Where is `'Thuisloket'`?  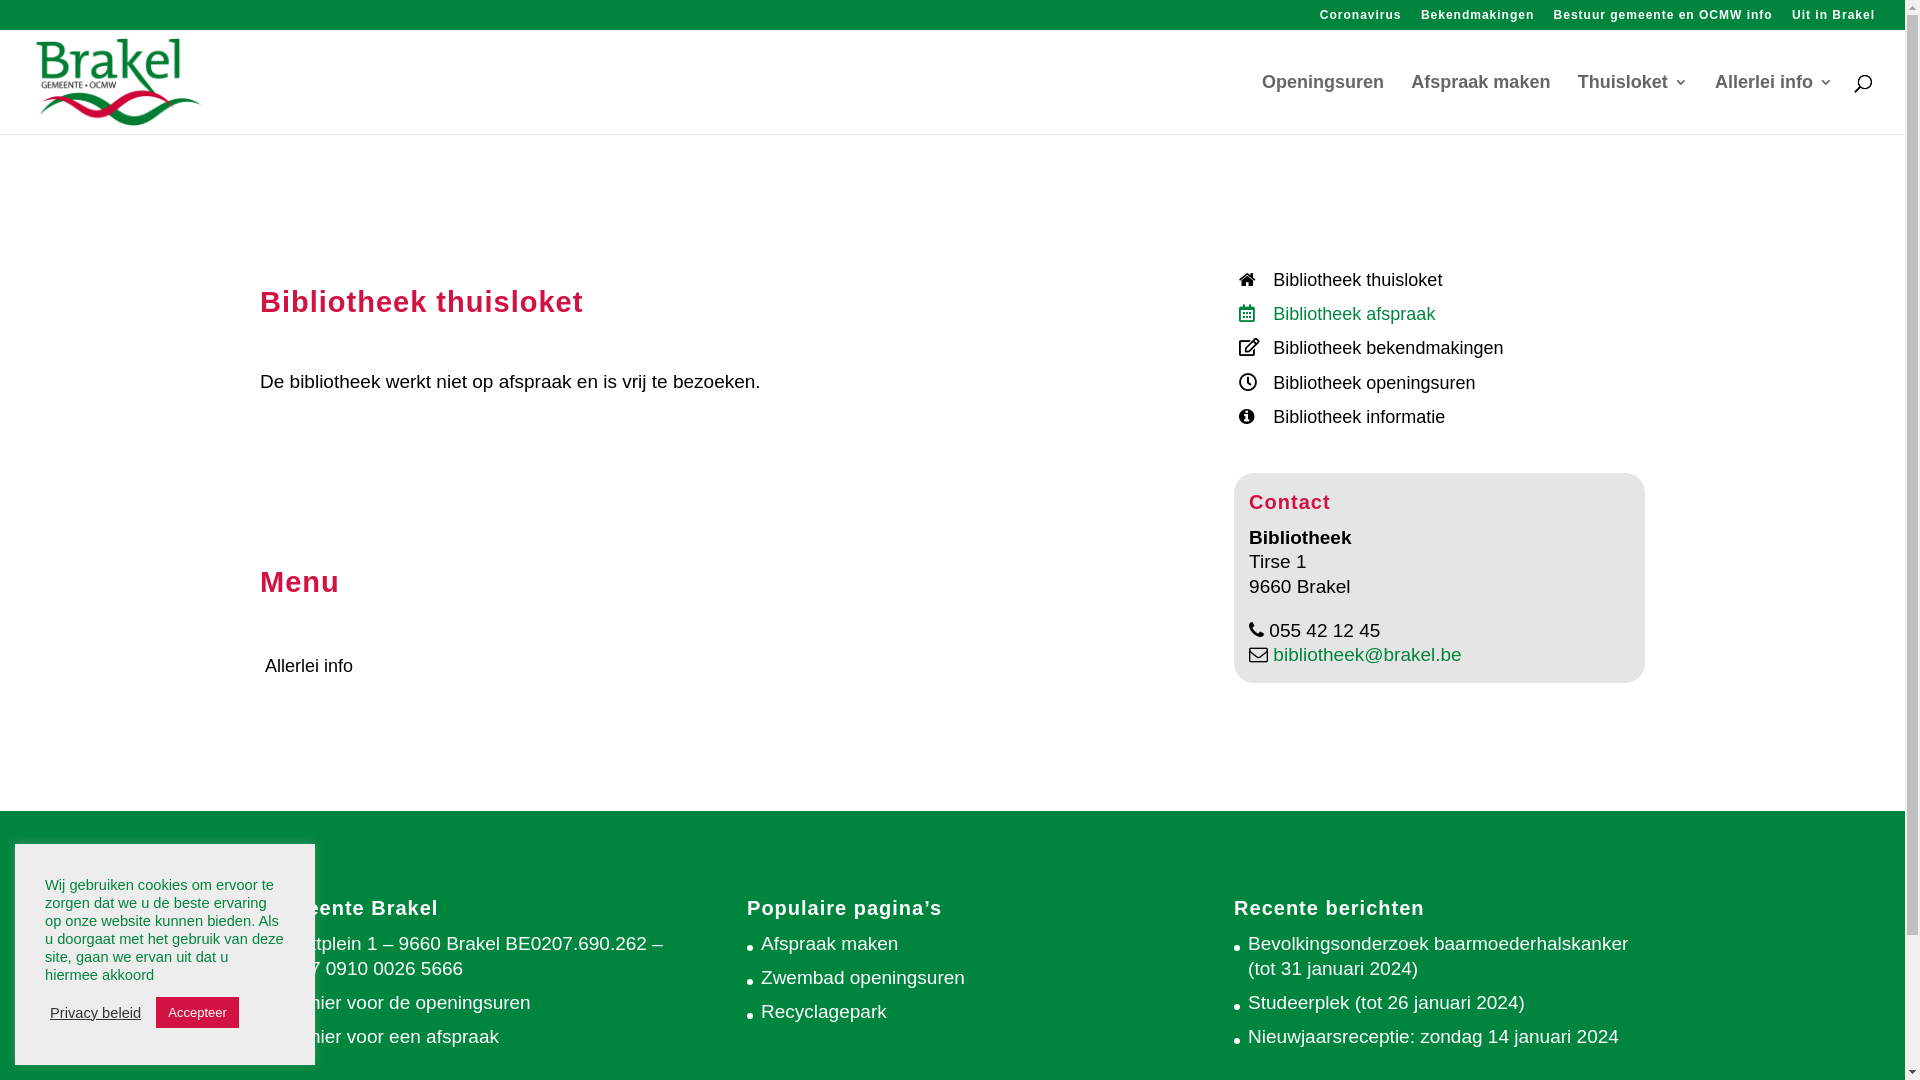 'Thuisloket' is located at coordinates (1632, 104).